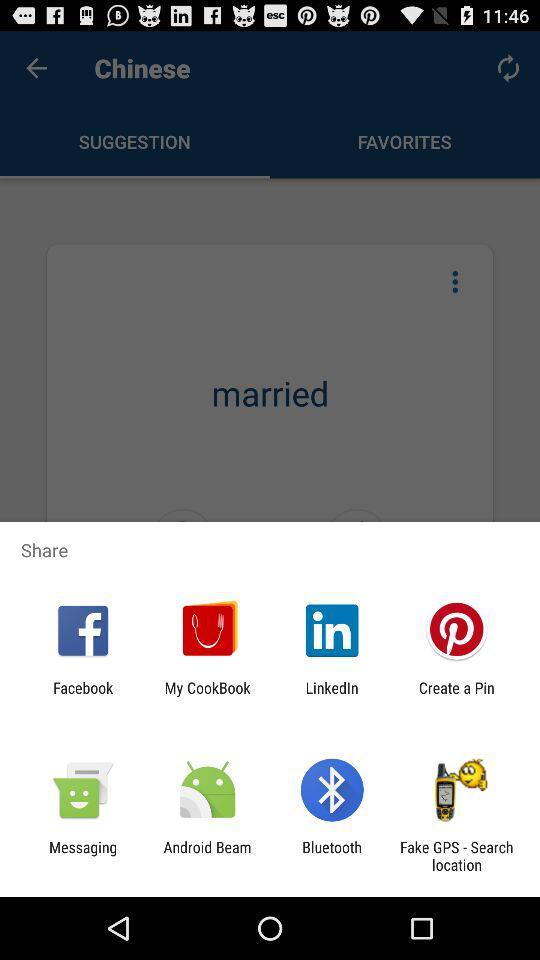 The image size is (540, 960). What do you see at coordinates (332, 855) in the screenshot?
I see `app next to the fake gps search item` at bounding box center [332, 855].